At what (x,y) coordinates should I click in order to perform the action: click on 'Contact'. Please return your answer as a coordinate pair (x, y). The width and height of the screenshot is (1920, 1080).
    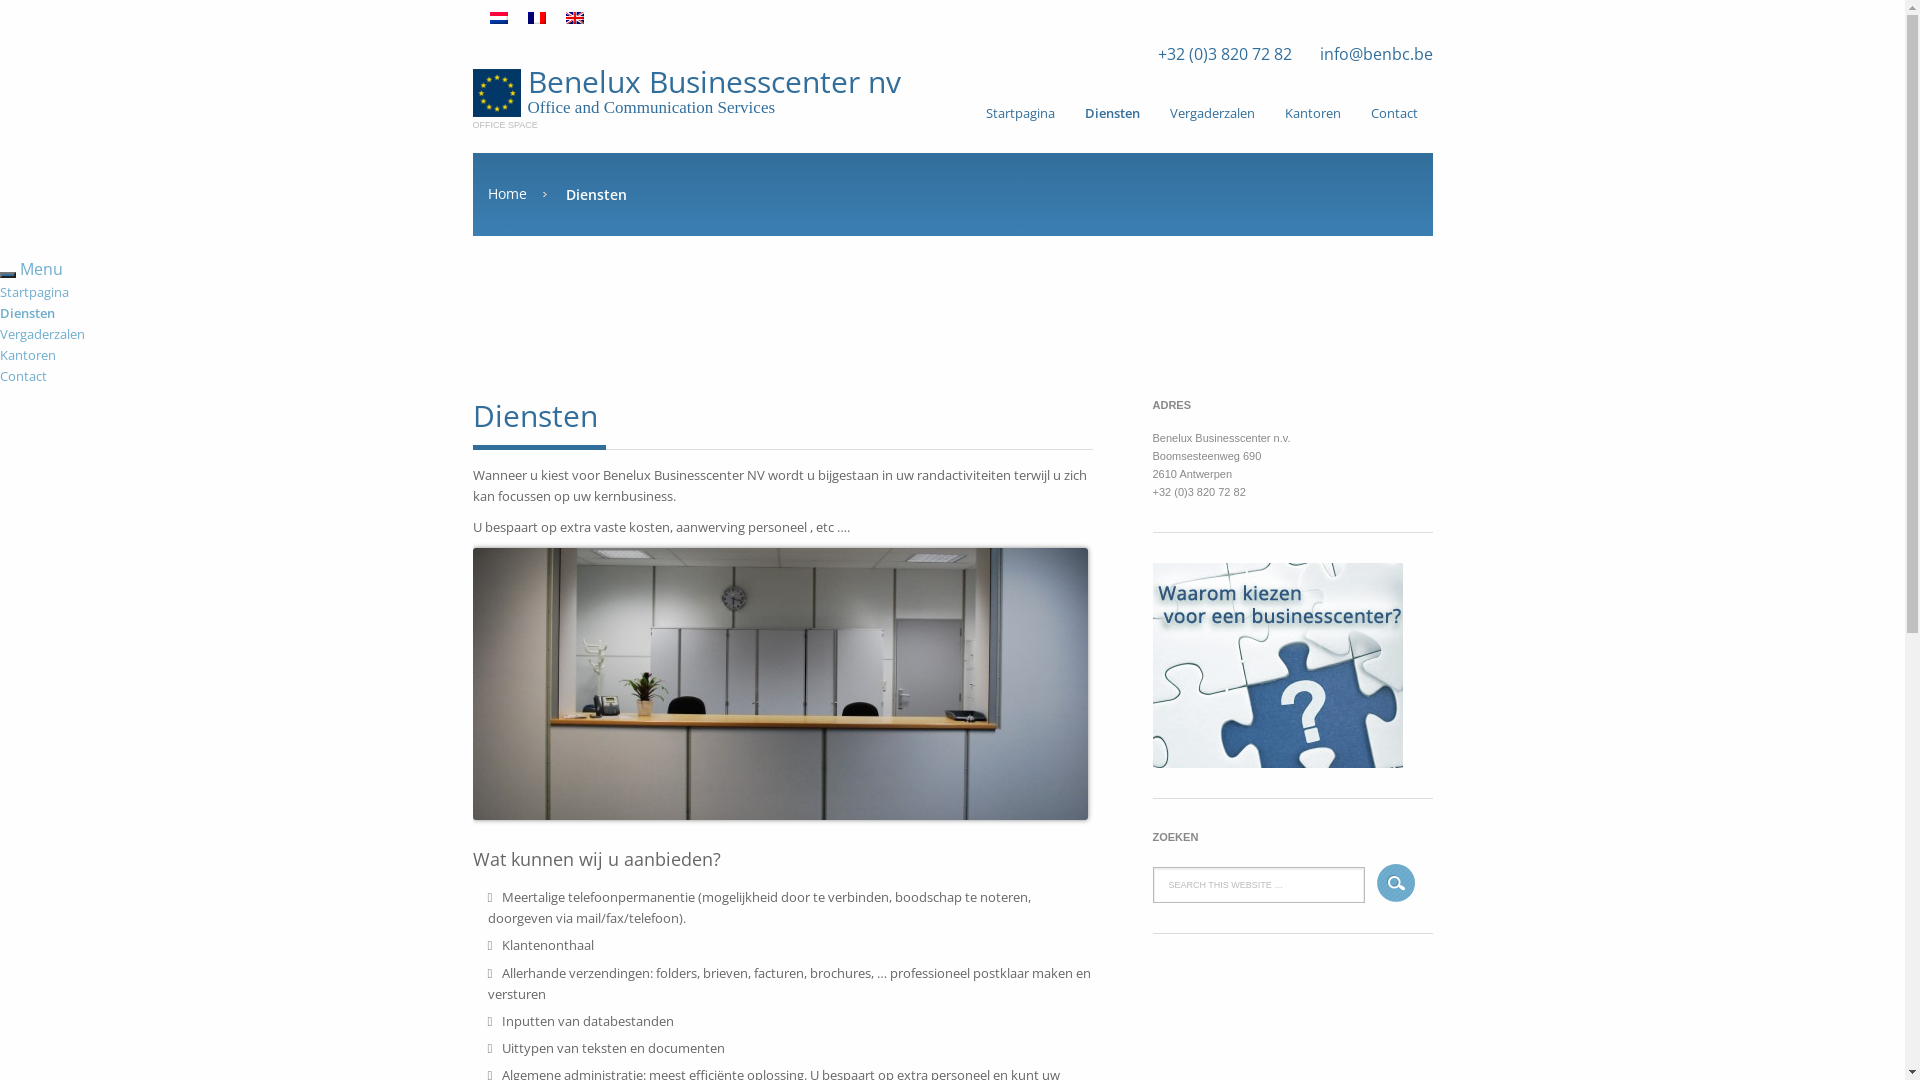
    Looking at the image, I should click on (23, 375).